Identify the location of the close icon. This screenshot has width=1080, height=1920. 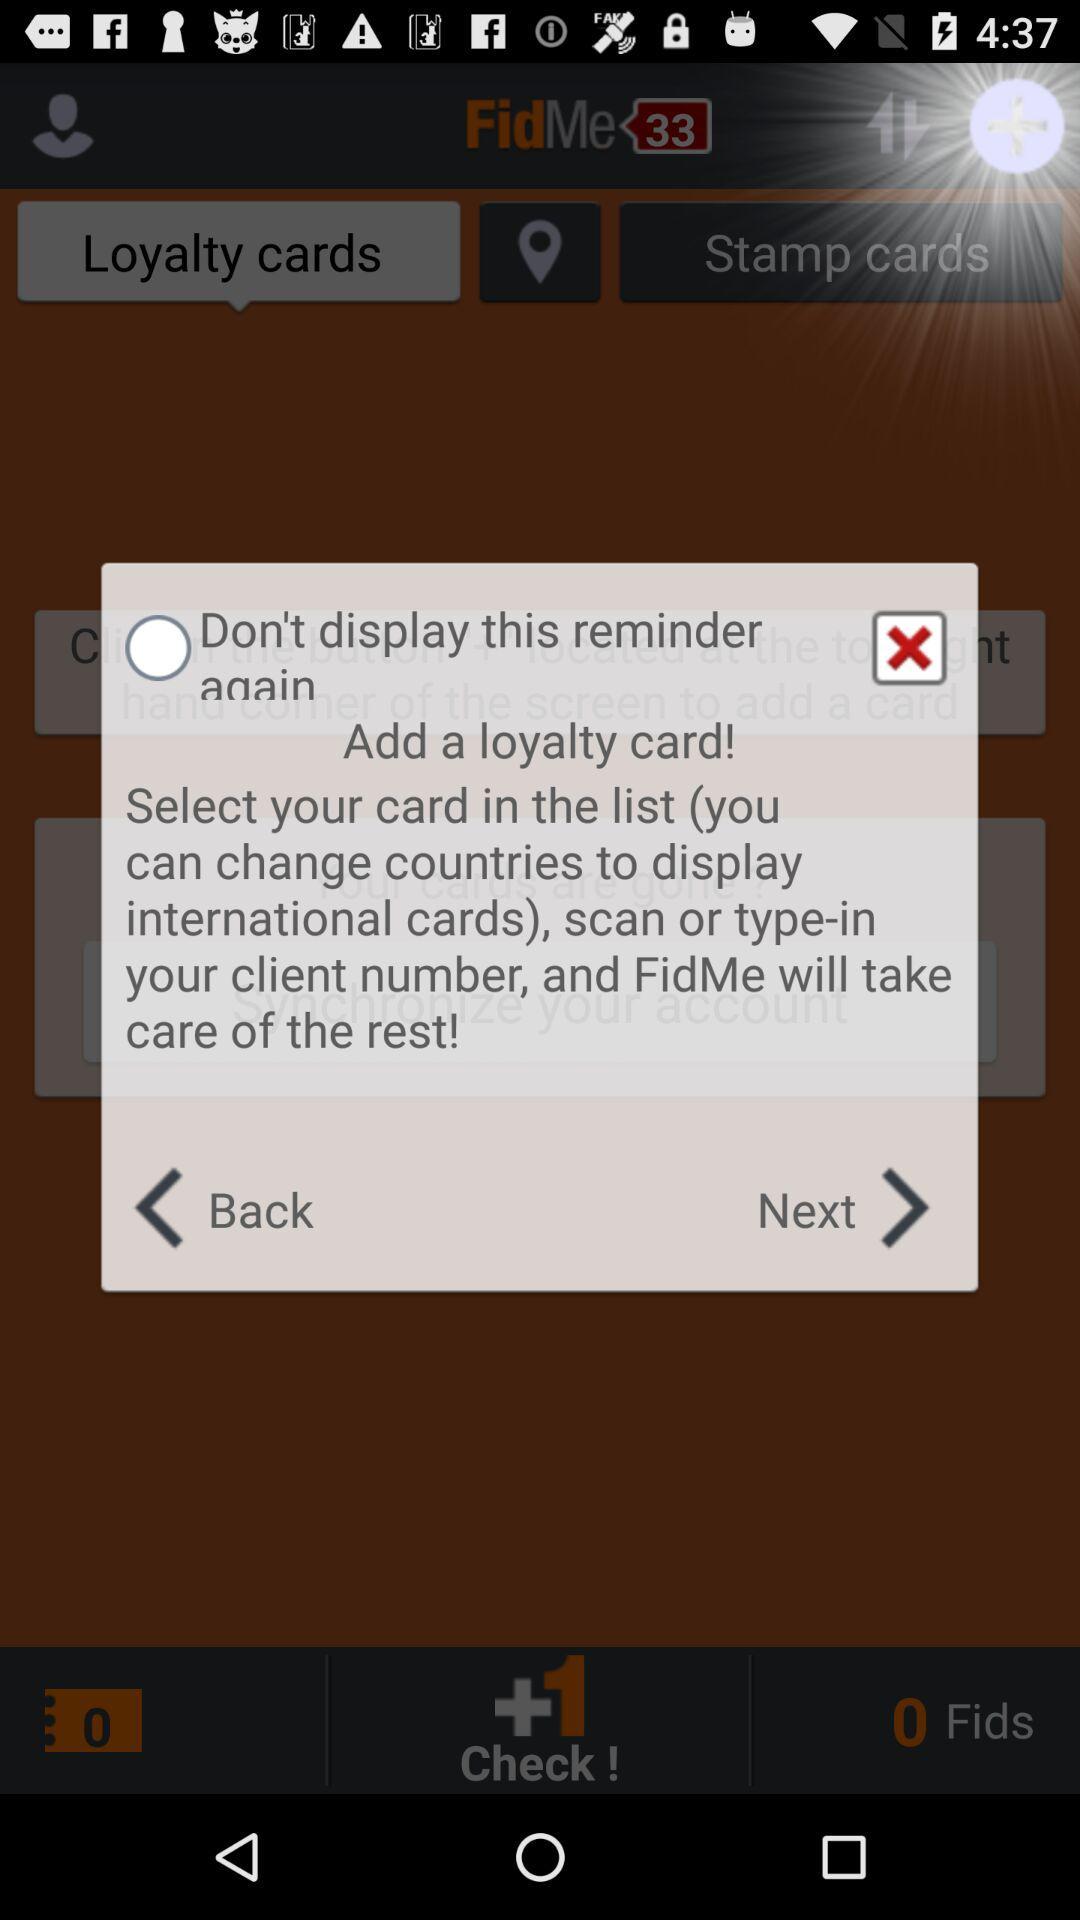
(909, 693).